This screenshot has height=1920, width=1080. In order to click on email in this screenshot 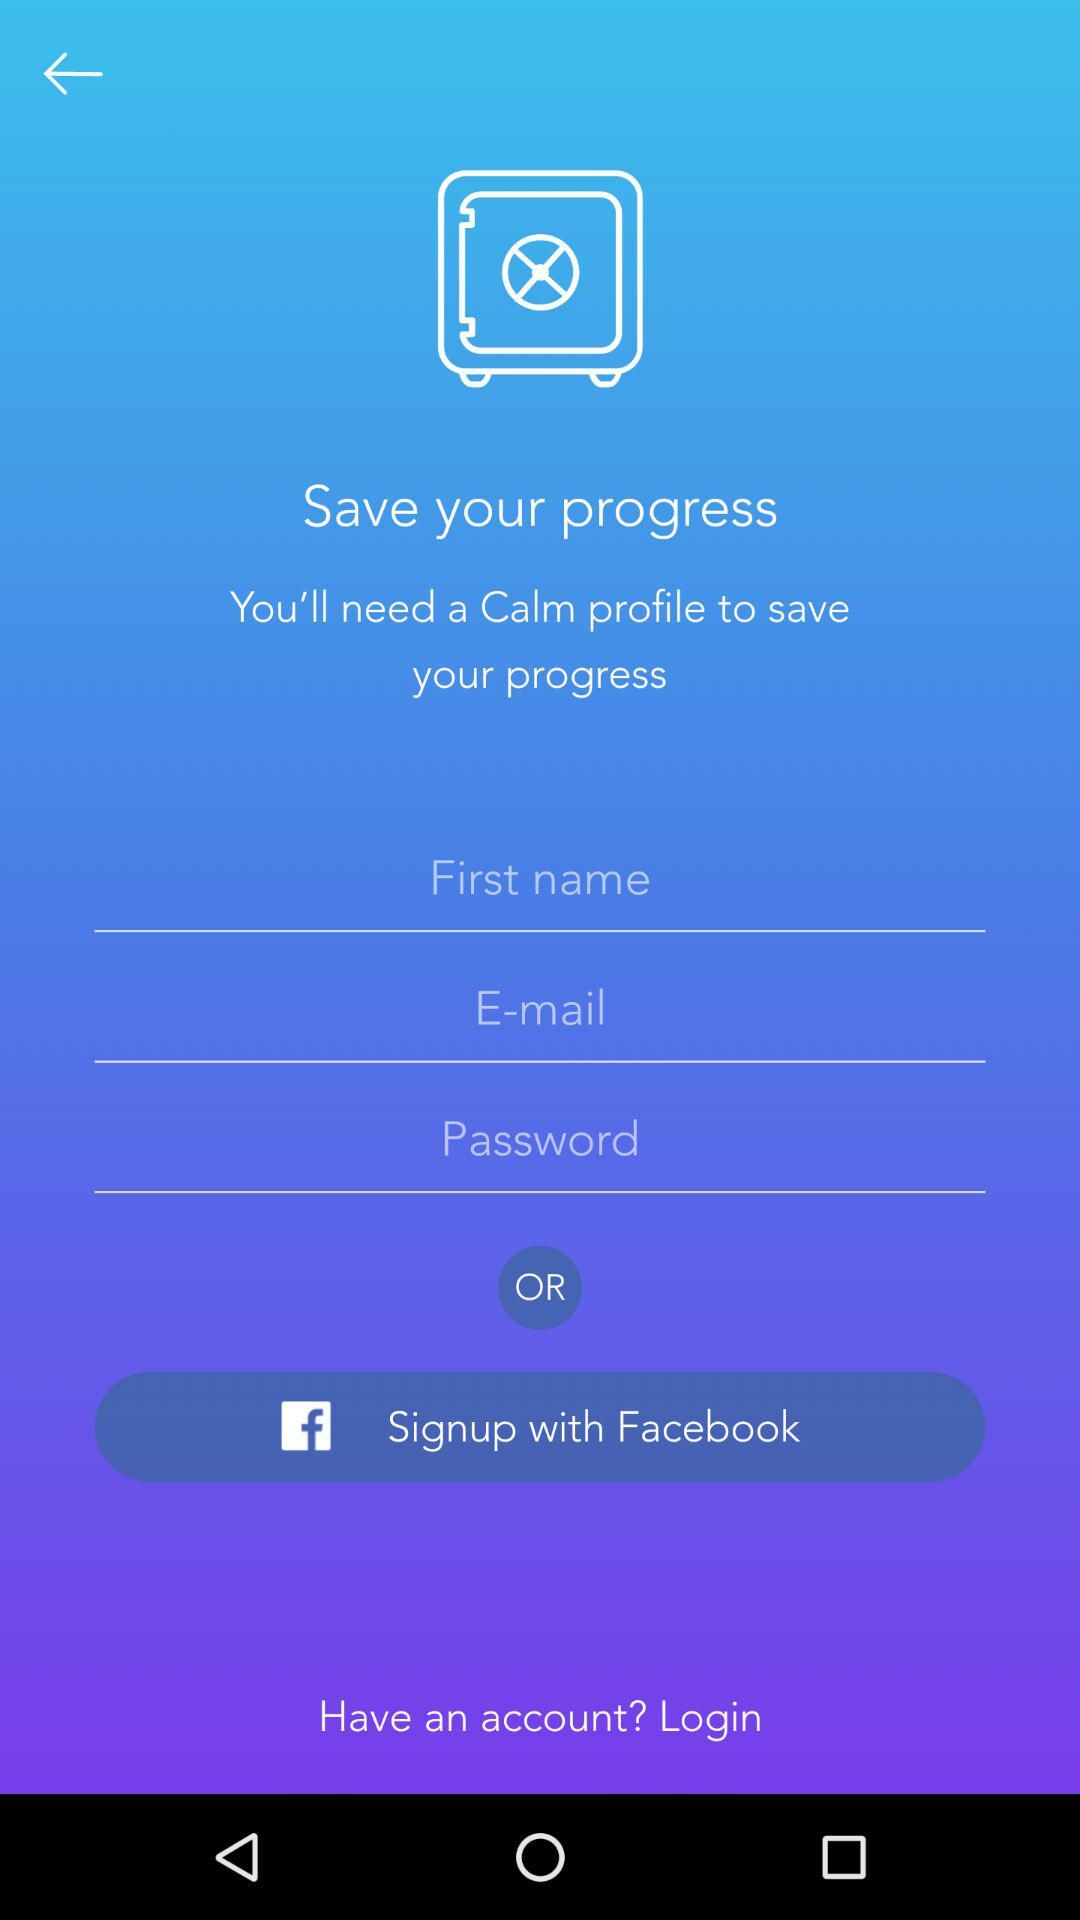, I will do `click(540, 1008)`.